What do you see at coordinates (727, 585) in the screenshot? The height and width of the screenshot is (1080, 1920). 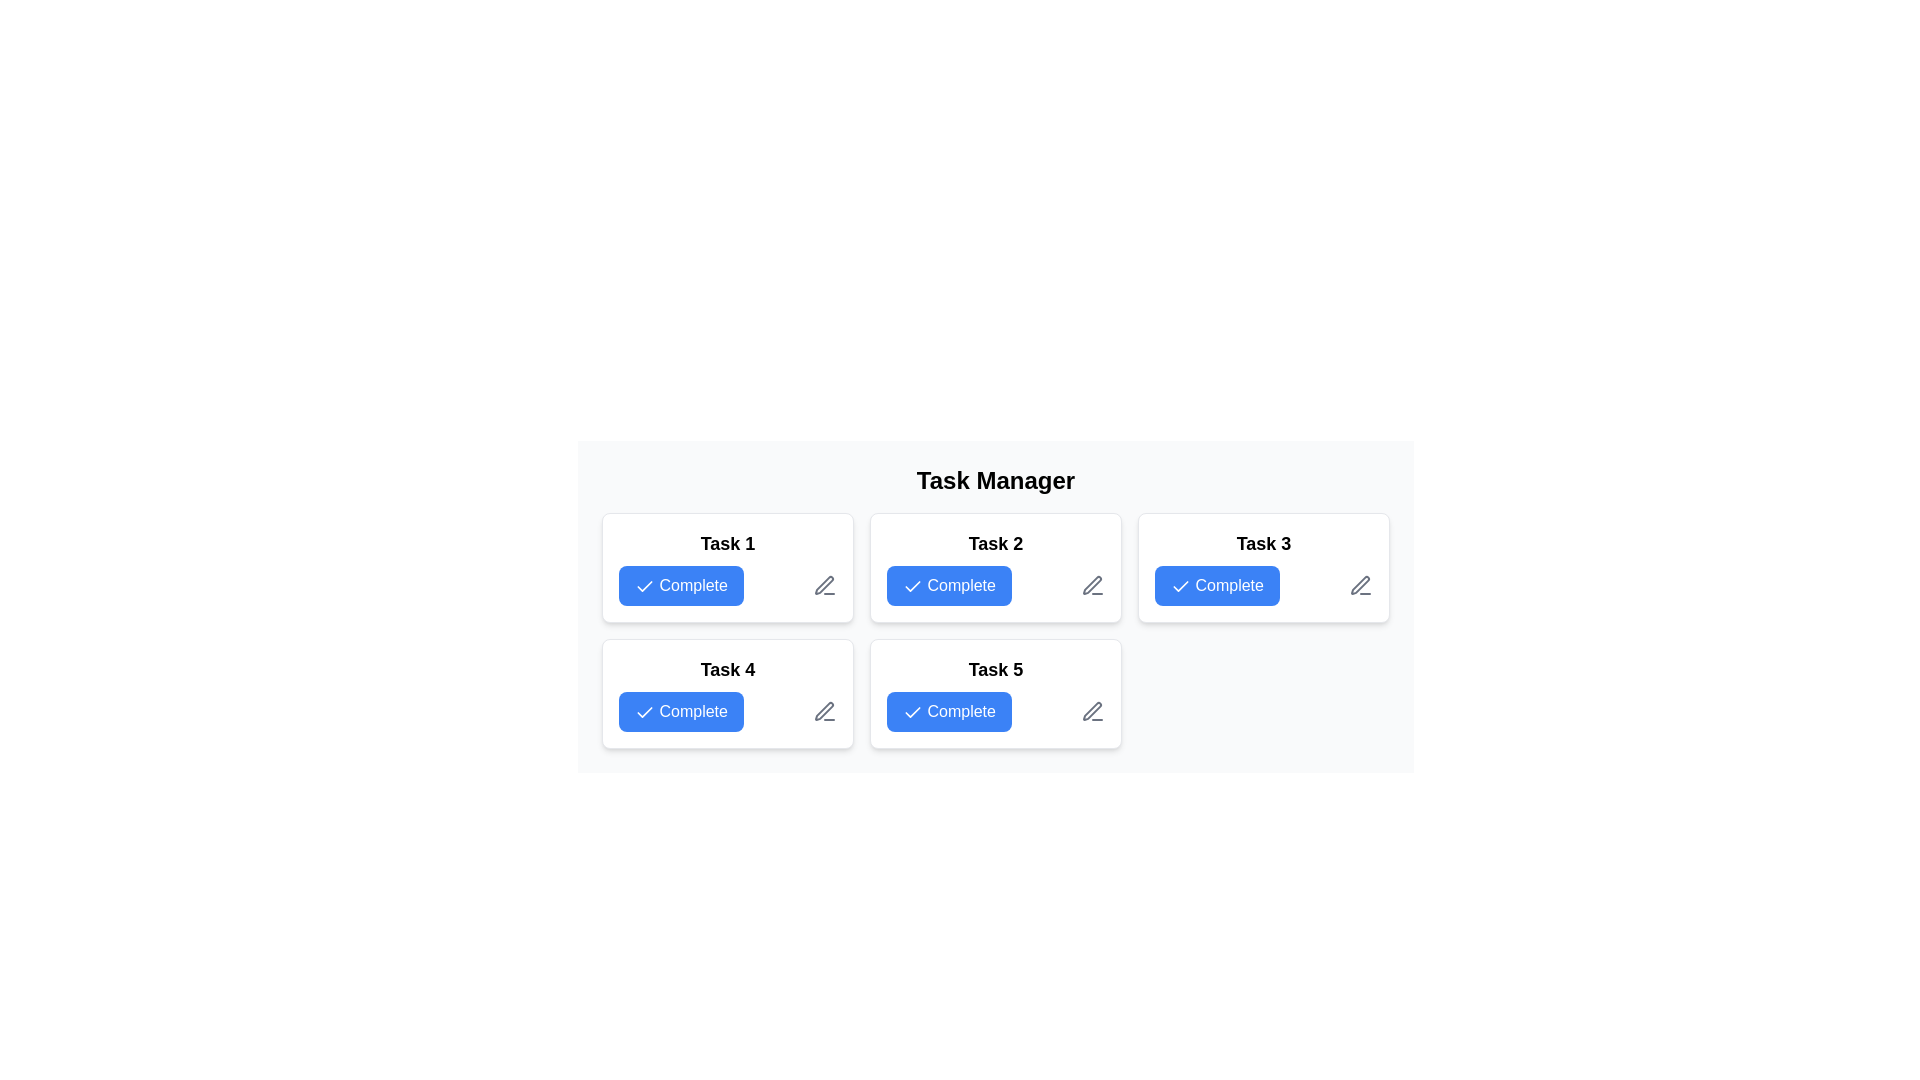 I see `the action button located in the lower section of the 'Task 1' card to mark the task as completed` at bounding box center [727, 585].